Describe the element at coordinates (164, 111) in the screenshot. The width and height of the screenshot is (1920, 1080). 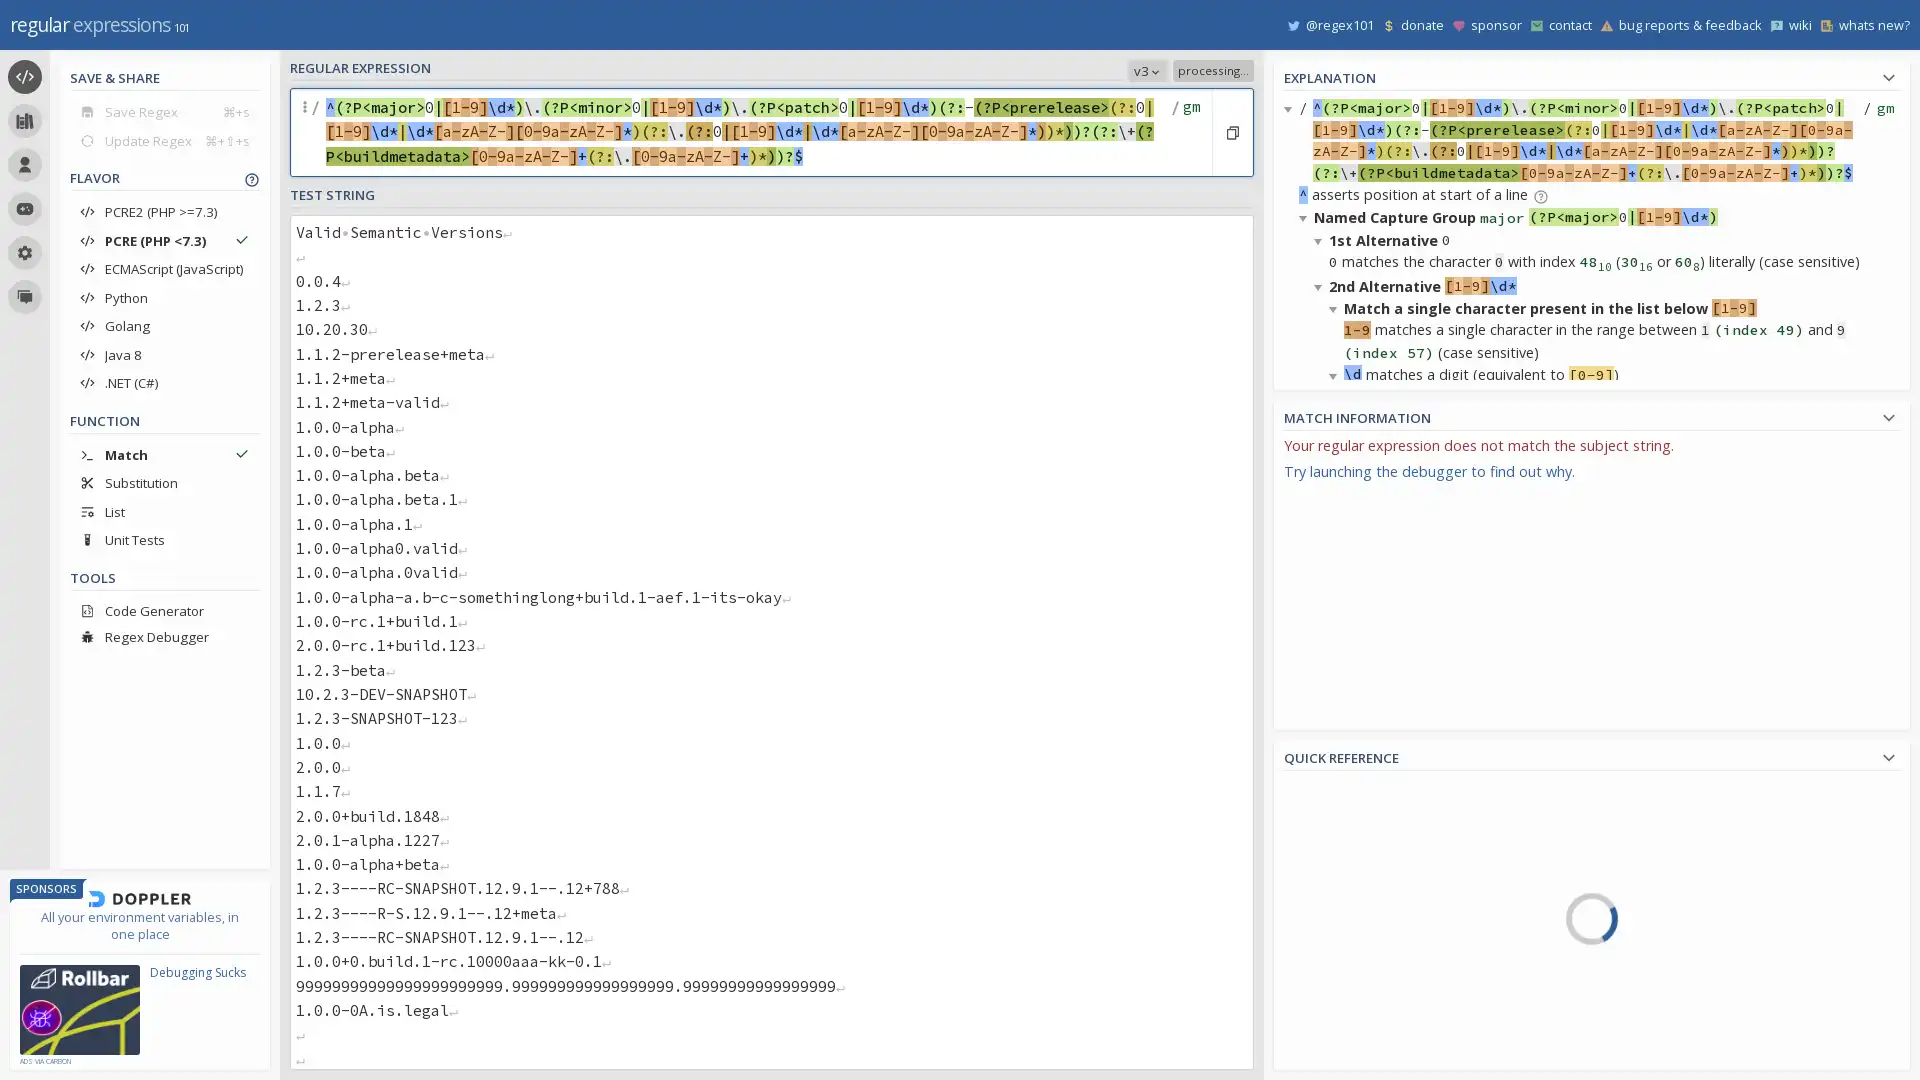
I see `Save Regex +s` at that location.